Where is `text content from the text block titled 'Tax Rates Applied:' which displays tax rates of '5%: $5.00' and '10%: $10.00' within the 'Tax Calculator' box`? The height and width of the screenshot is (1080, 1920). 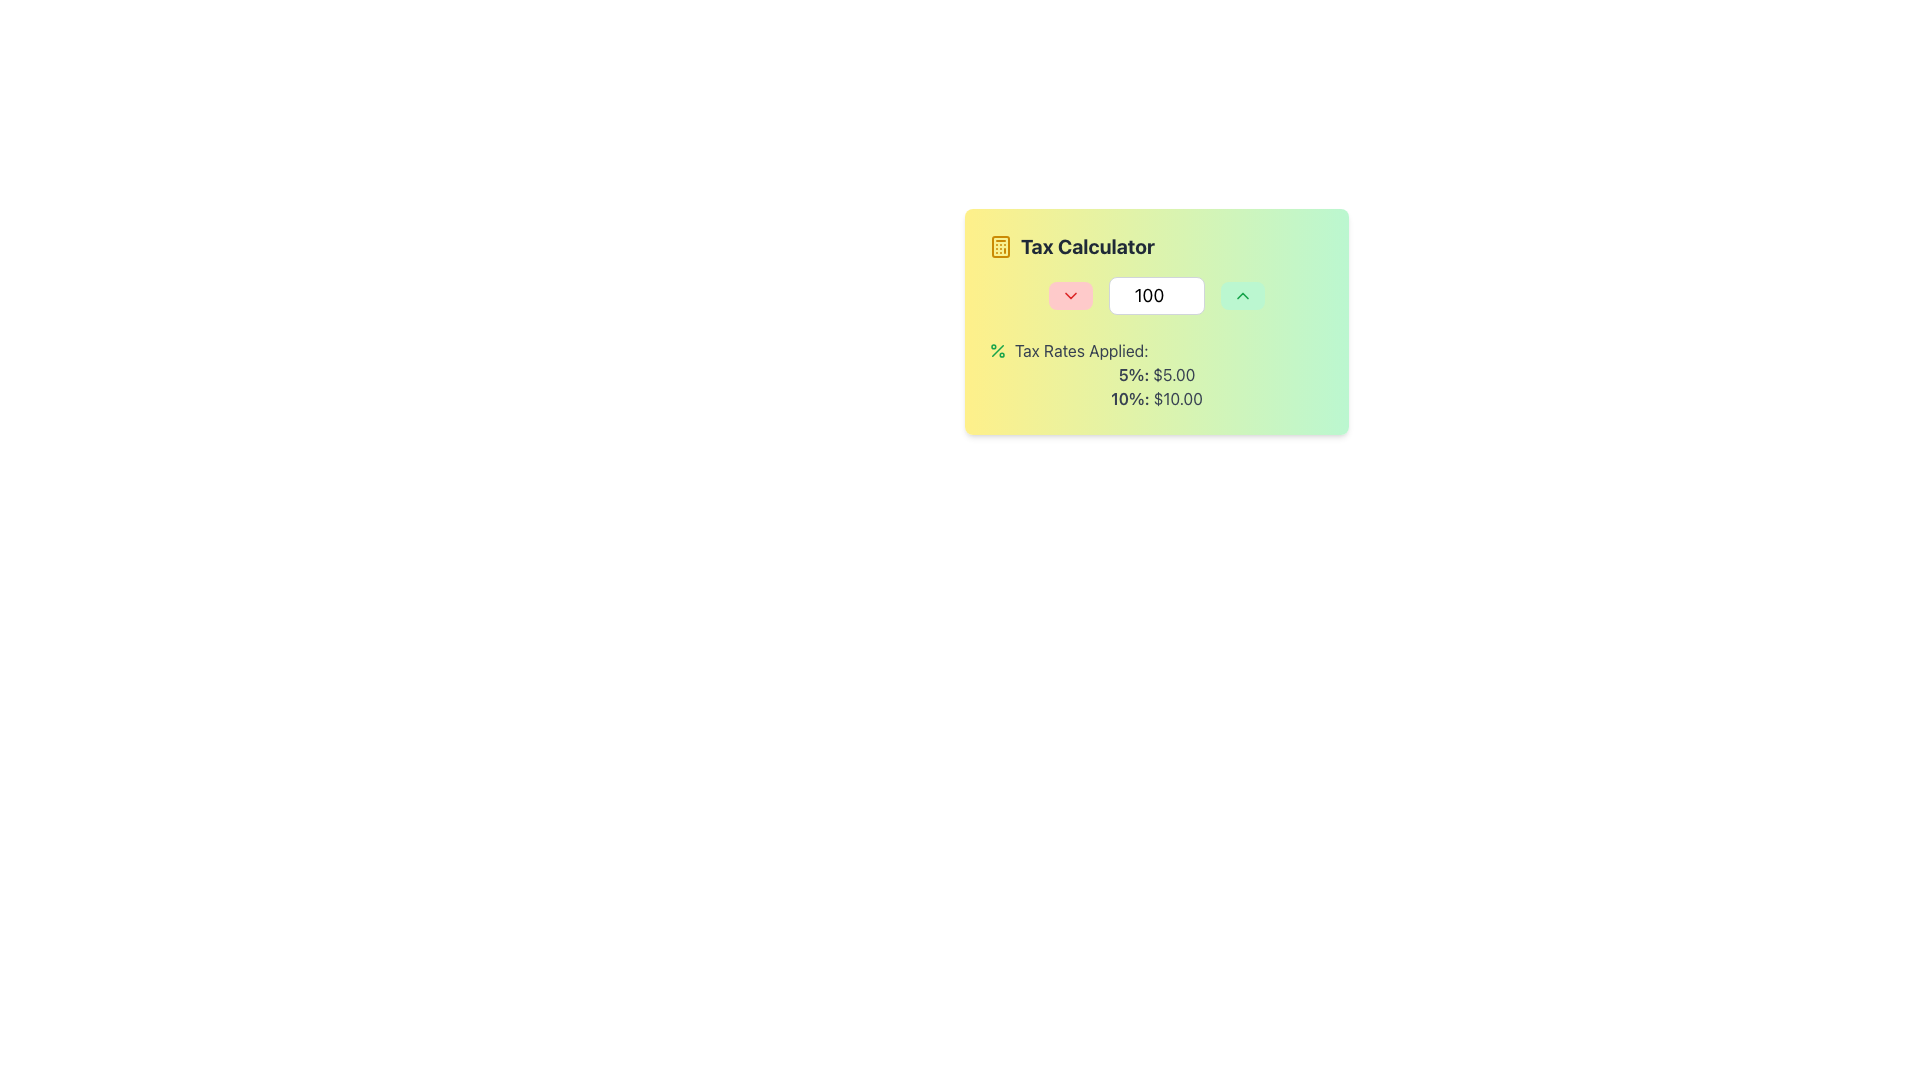 text content from the text block titled 'Tax Rates Applied:' which displays tax rates of '5%: $5.00' and '10%: $10.00' within the 'Tax Calculator' box is located at coordinates (1156, 374).